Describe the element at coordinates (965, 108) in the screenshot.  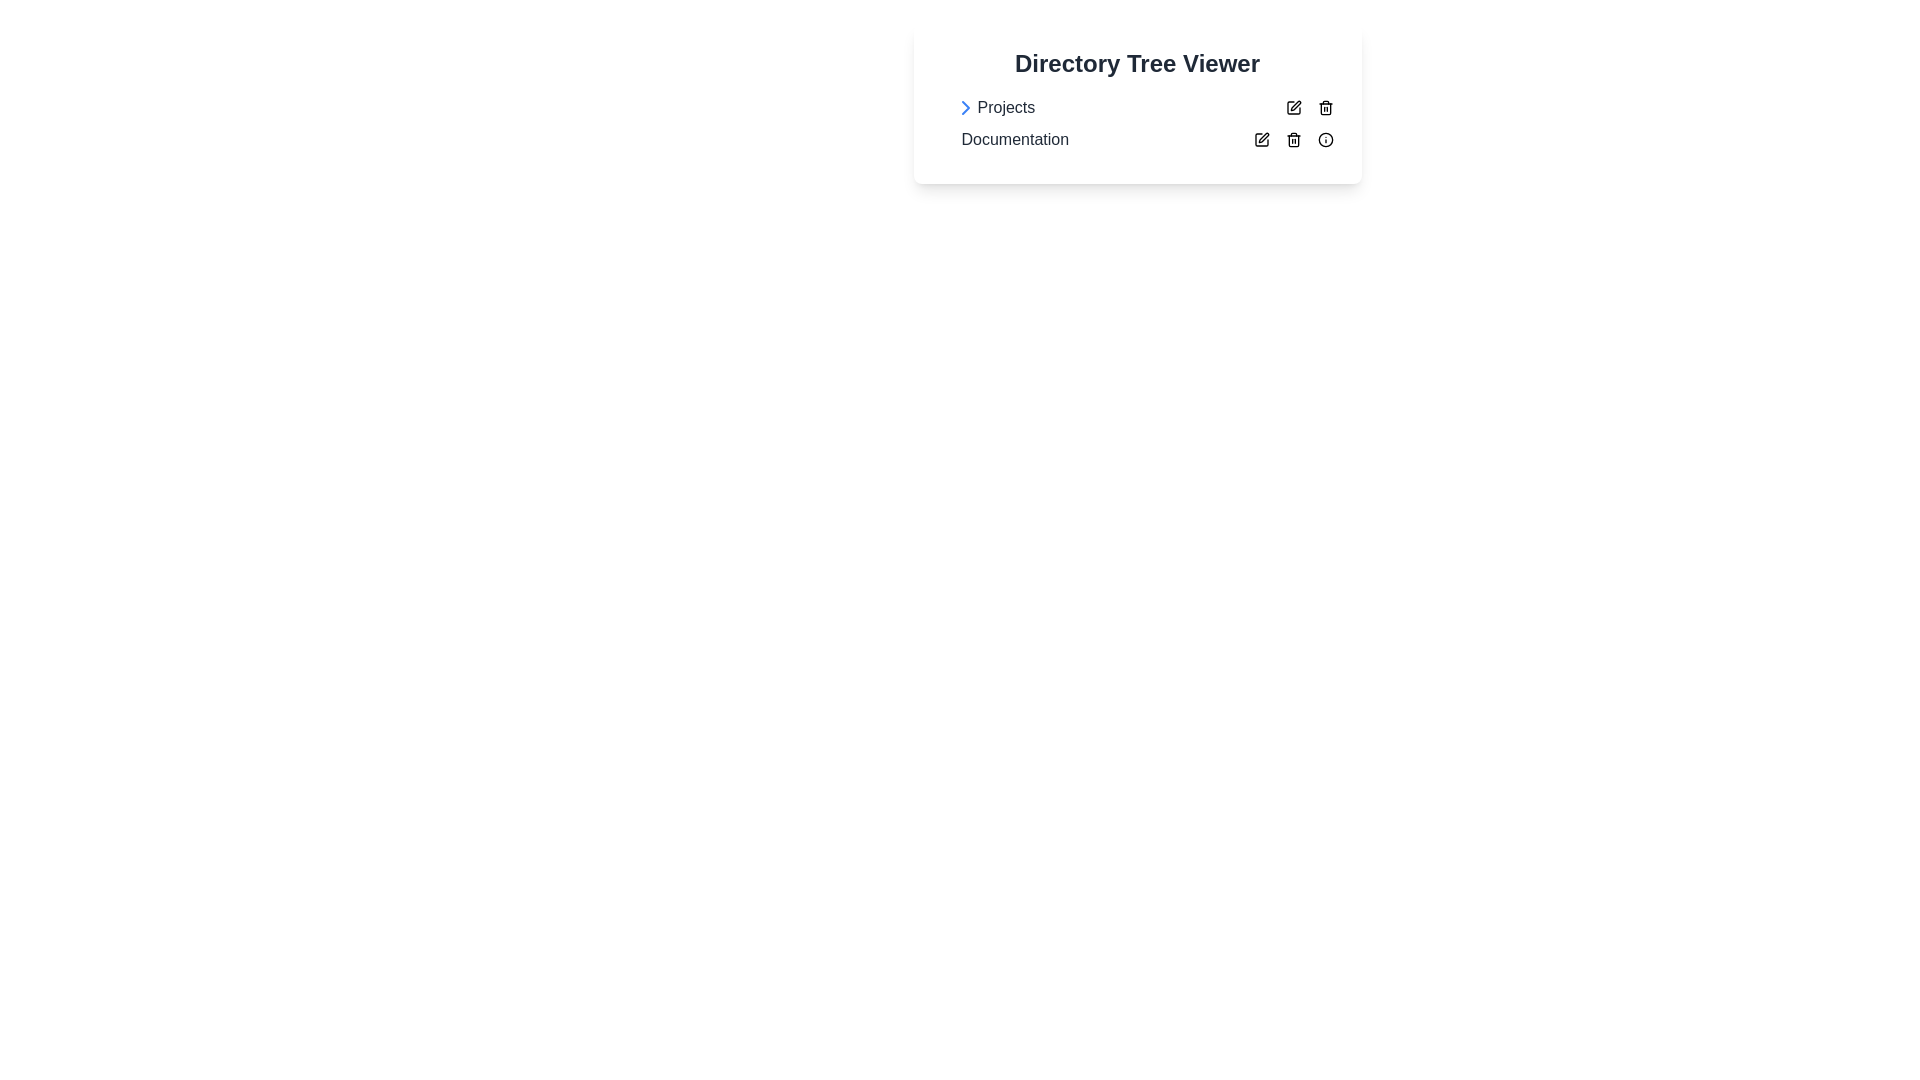
I see `the blue chevron arrow icon located in the top-right corner of the 'Directory Tree Viewer' card` at that location.